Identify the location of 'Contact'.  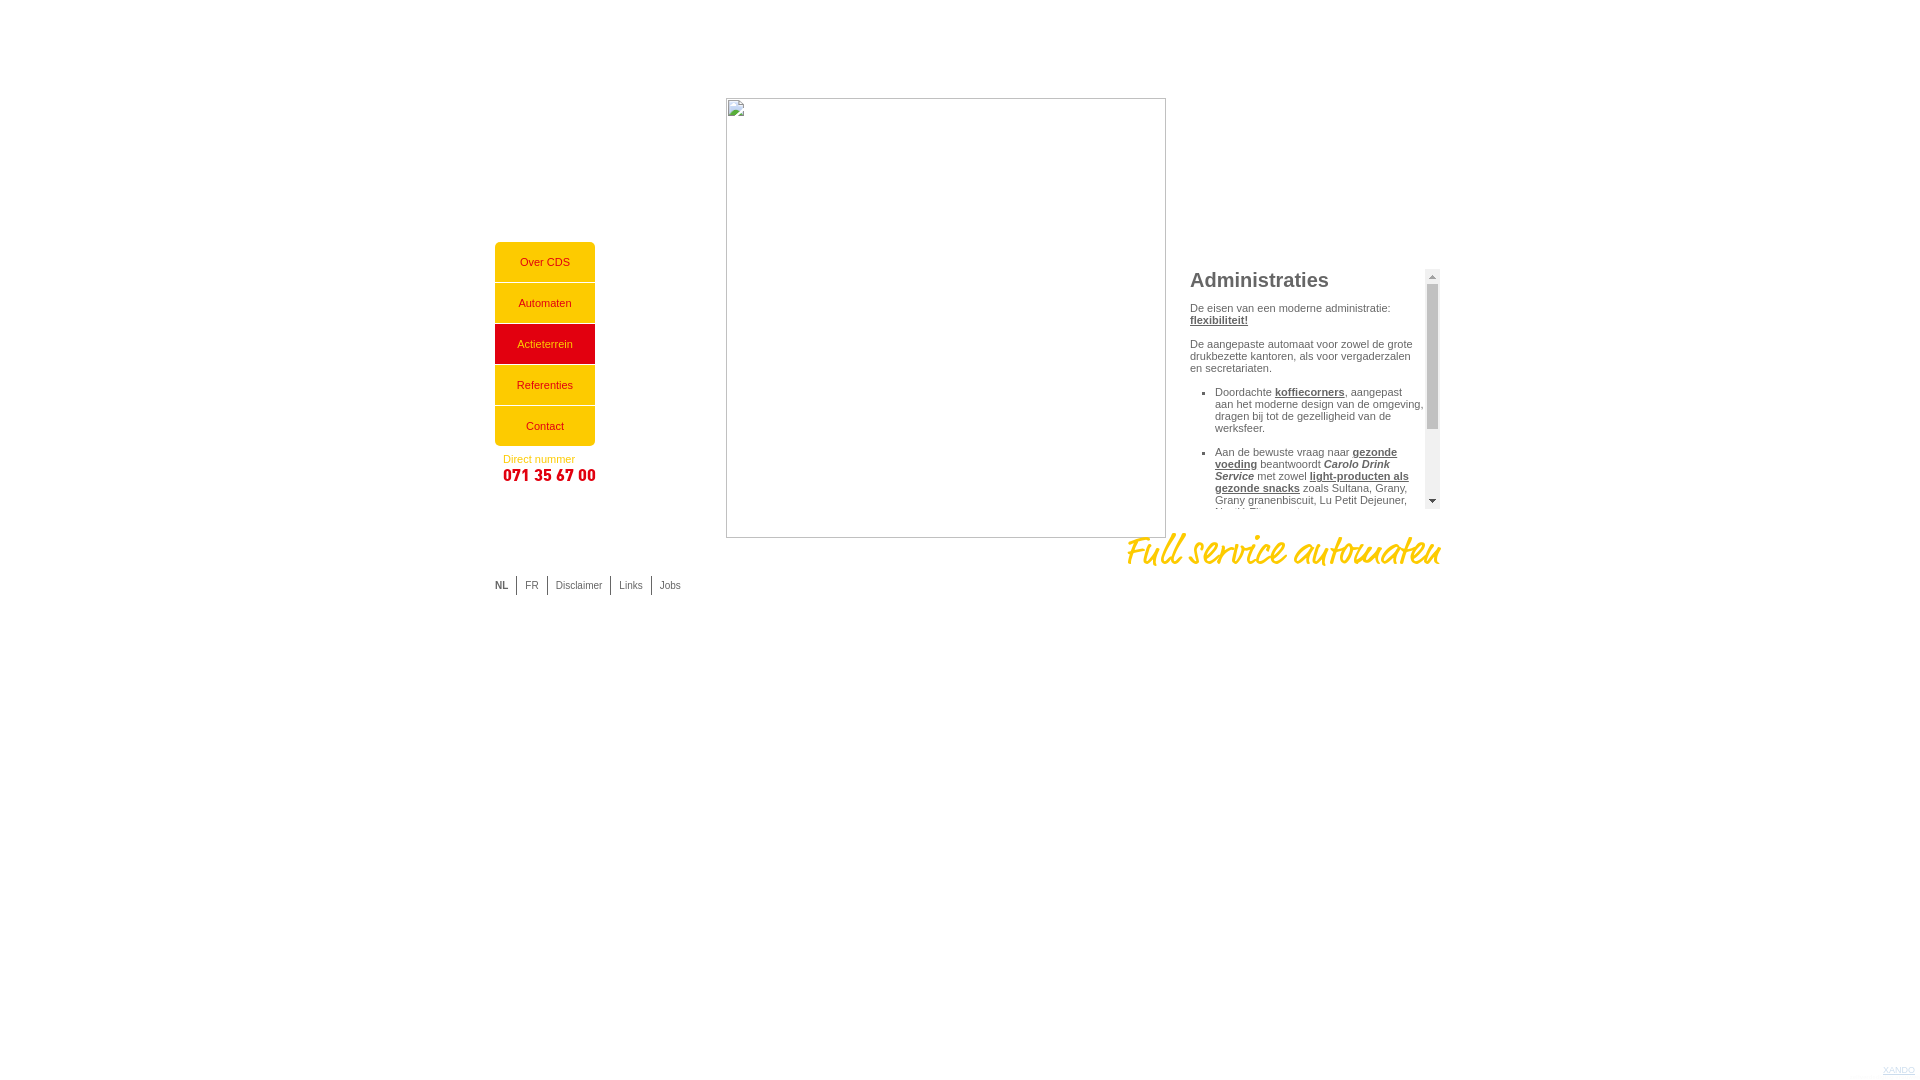
(494, 424).